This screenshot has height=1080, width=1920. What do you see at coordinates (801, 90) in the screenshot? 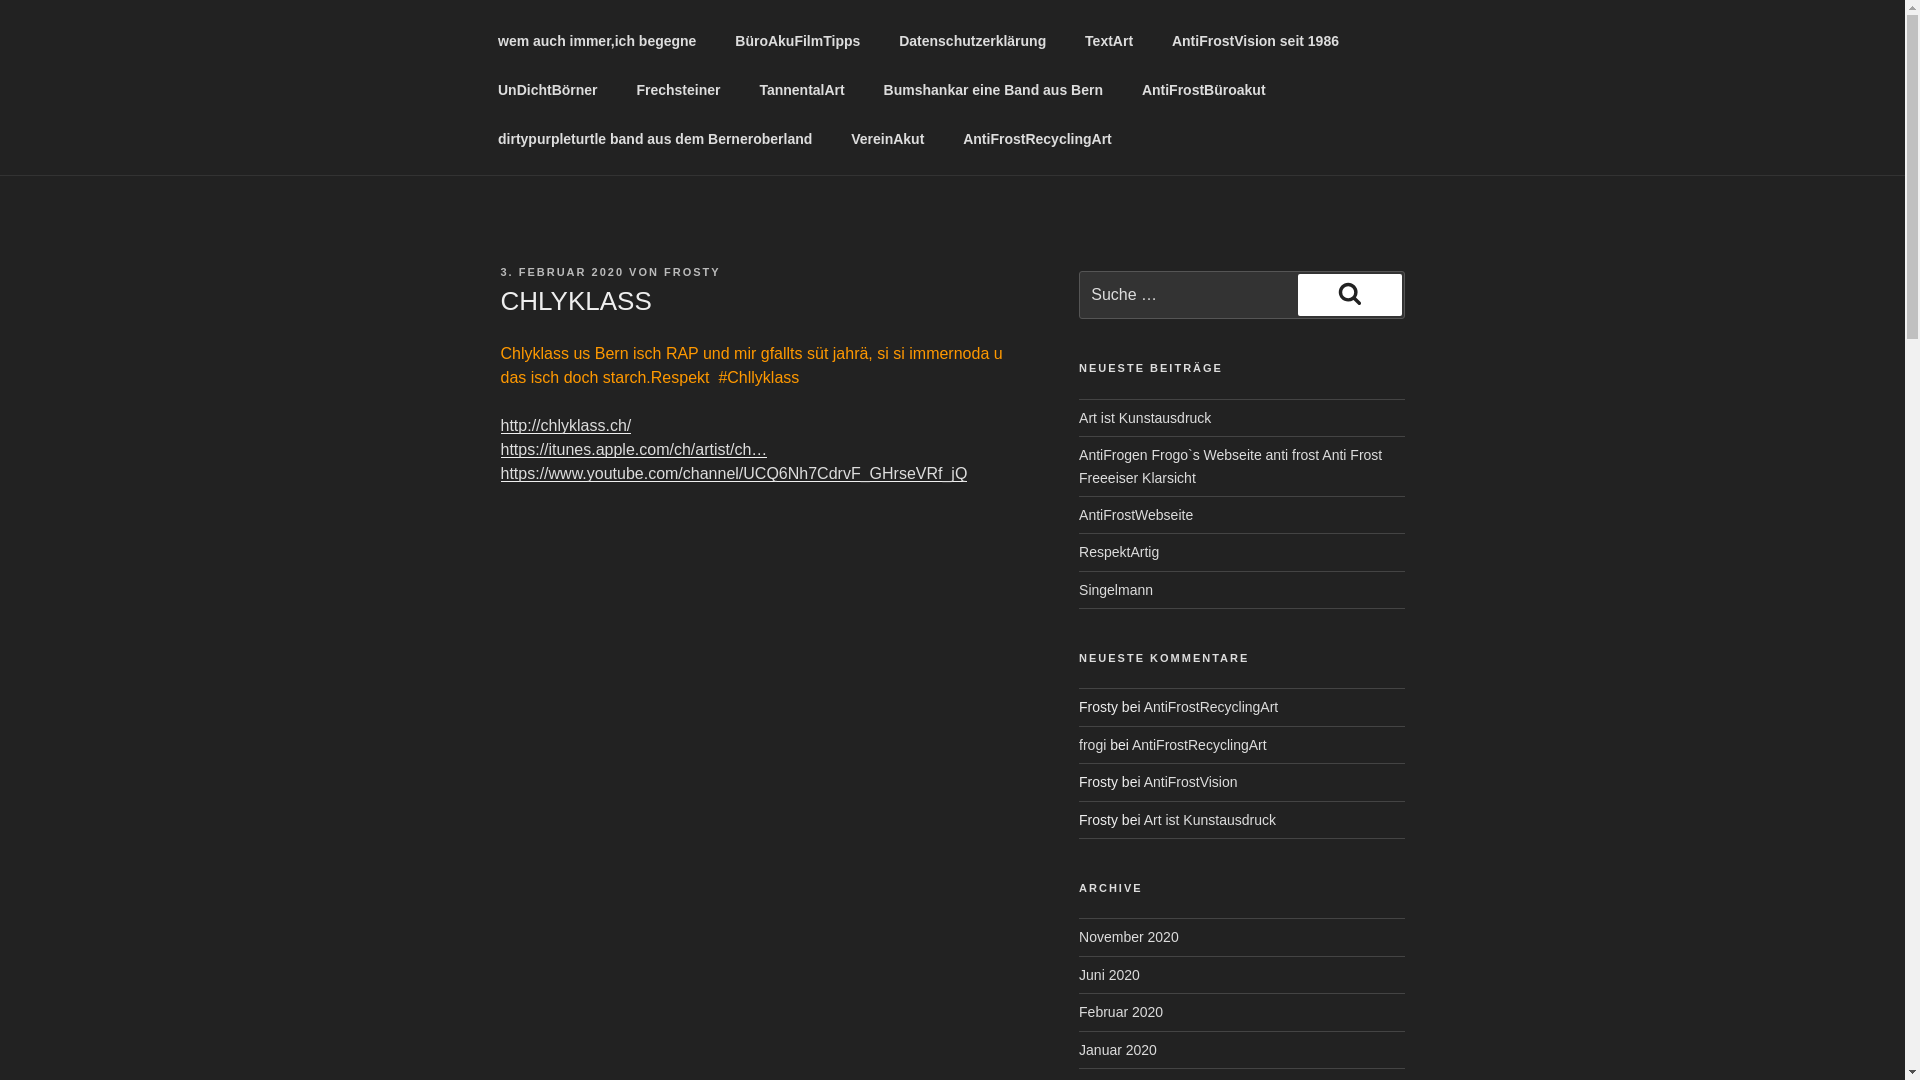
I see `'TannentalArt'` at bounding box center [801, 90].